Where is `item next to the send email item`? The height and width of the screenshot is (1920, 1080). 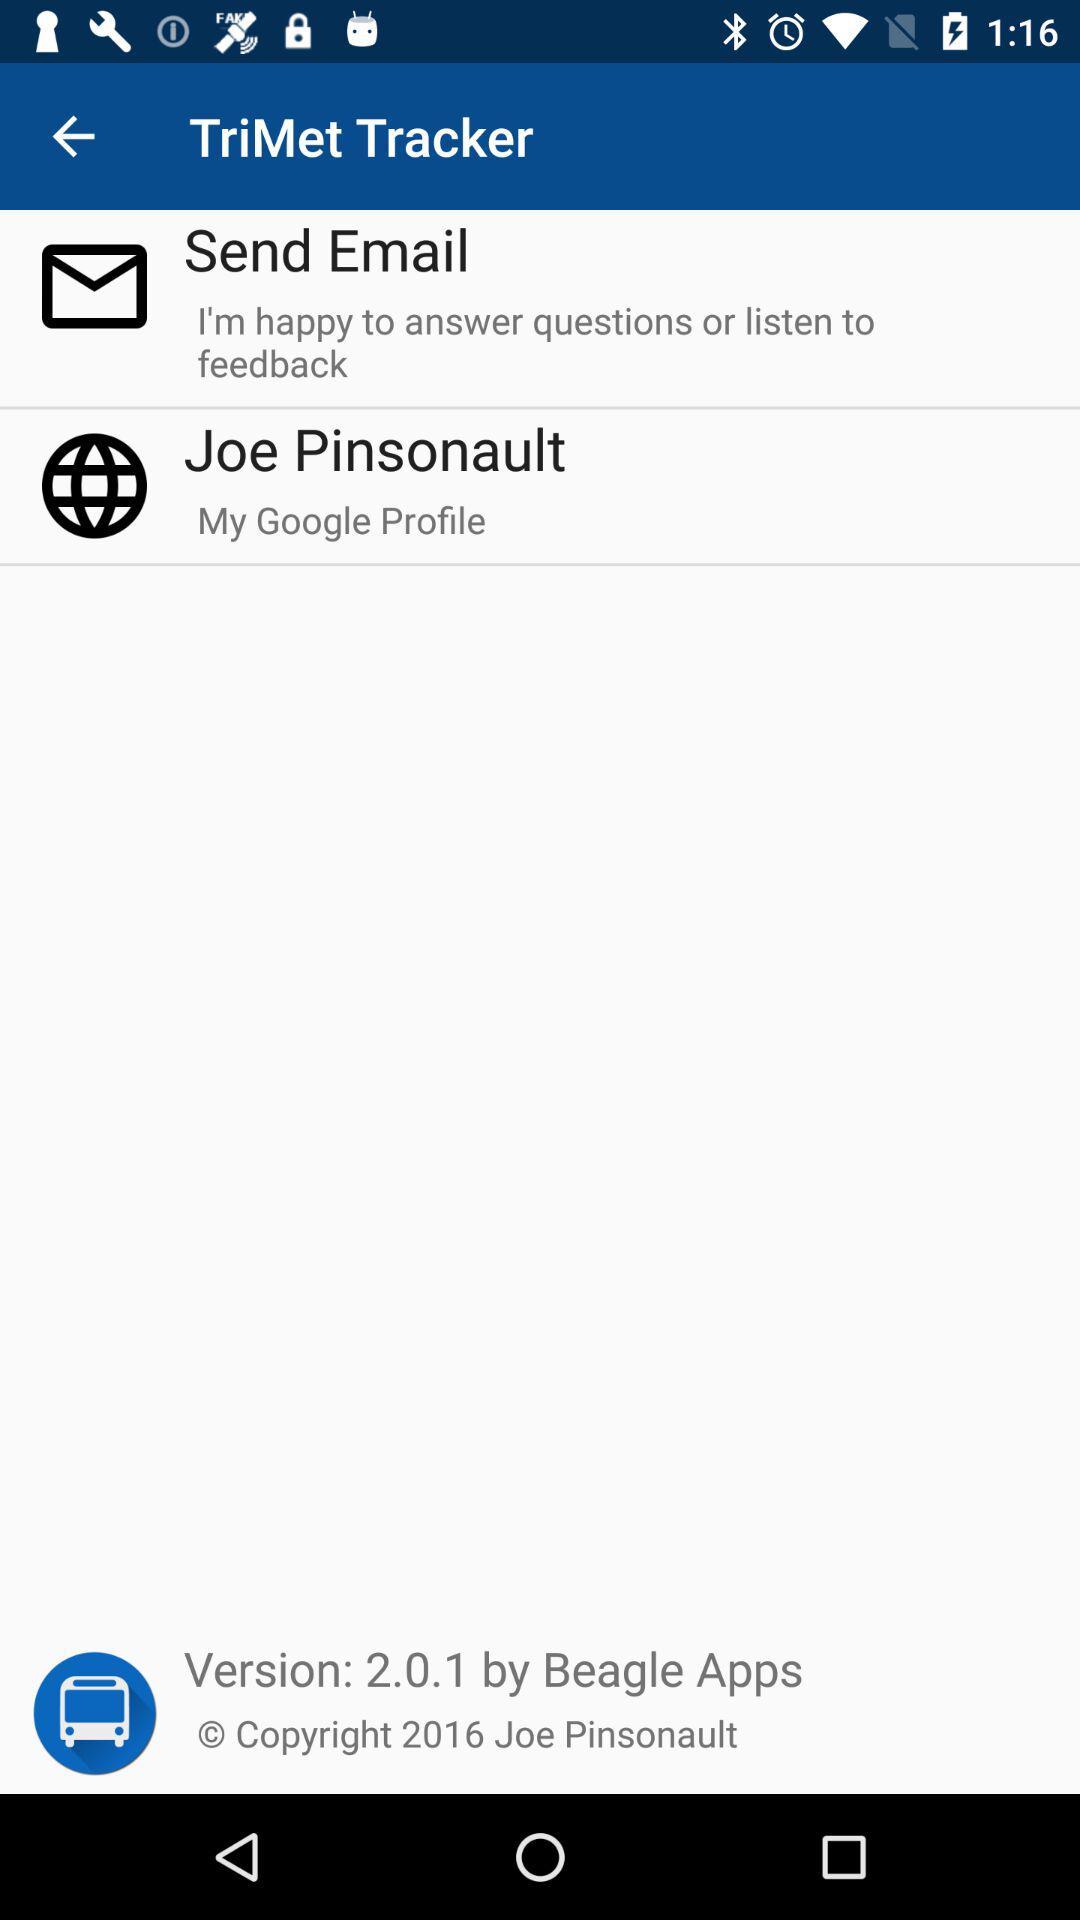 item next to the send email item is located at coordinates (72, 135).